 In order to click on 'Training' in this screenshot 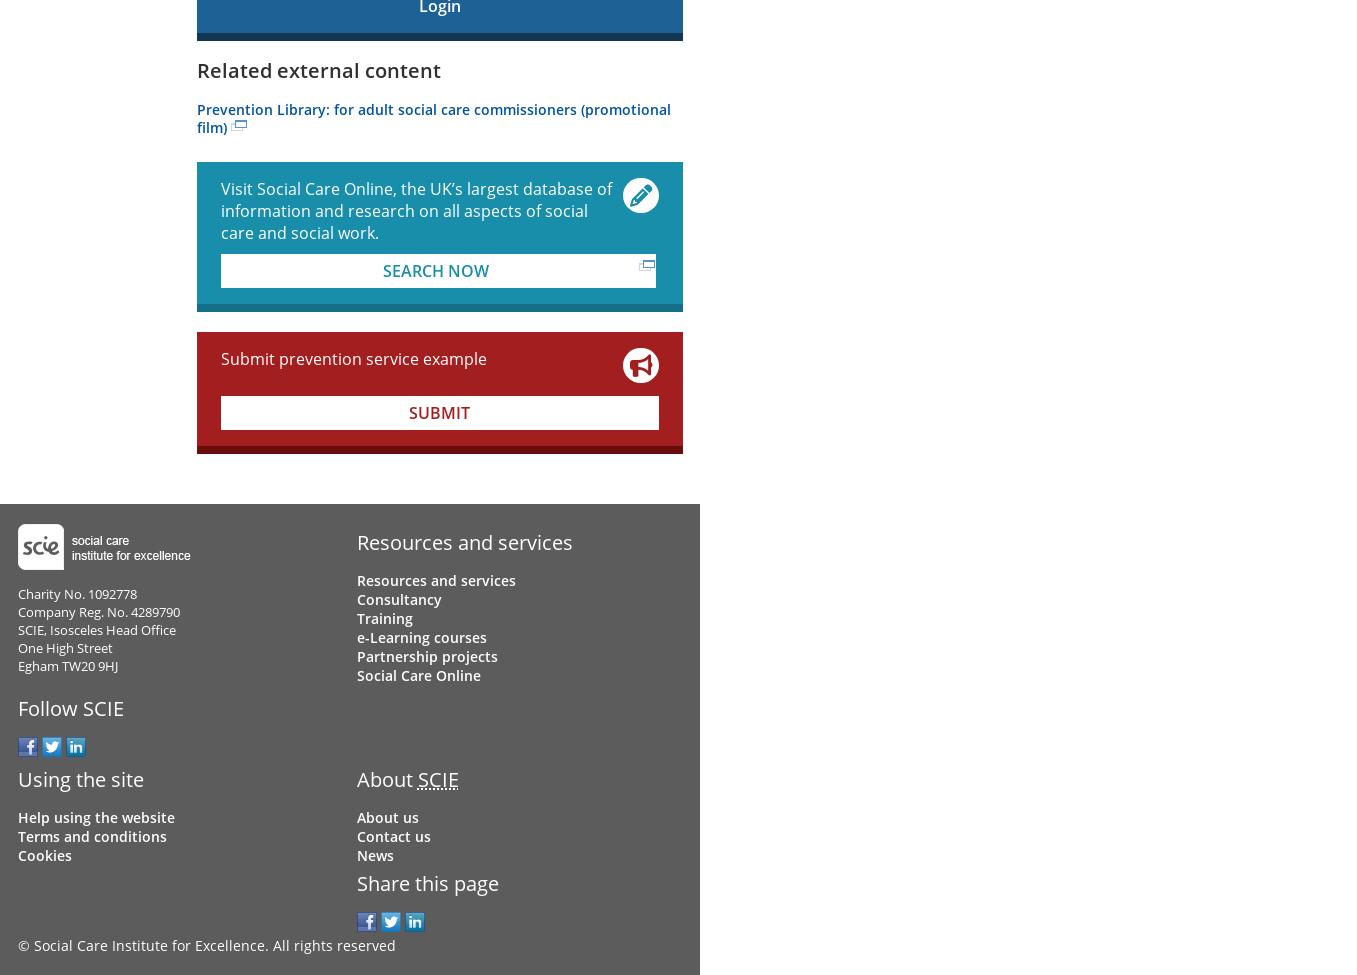, I will do `click(384, 617)`.